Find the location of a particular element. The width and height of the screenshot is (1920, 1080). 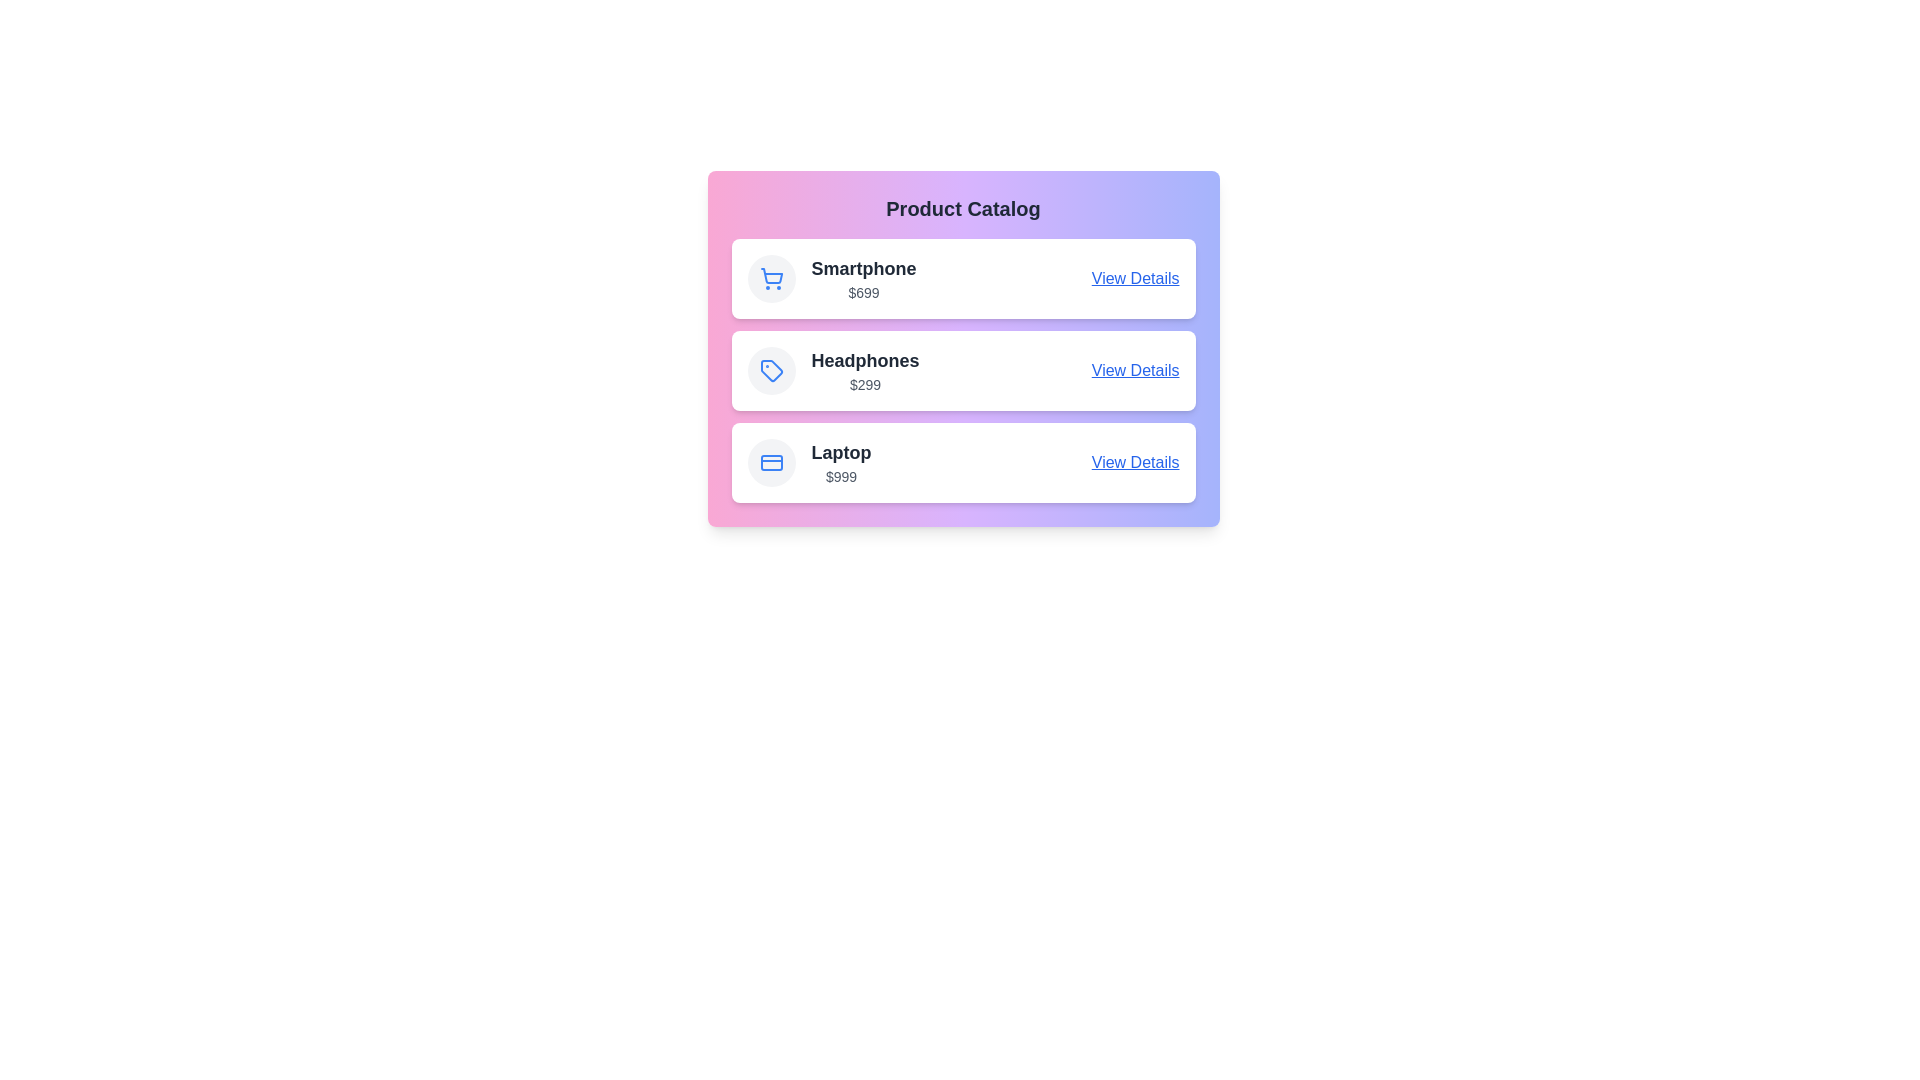

the 'View Details' link for the Headphones product is located at coordinates (1135, 370).